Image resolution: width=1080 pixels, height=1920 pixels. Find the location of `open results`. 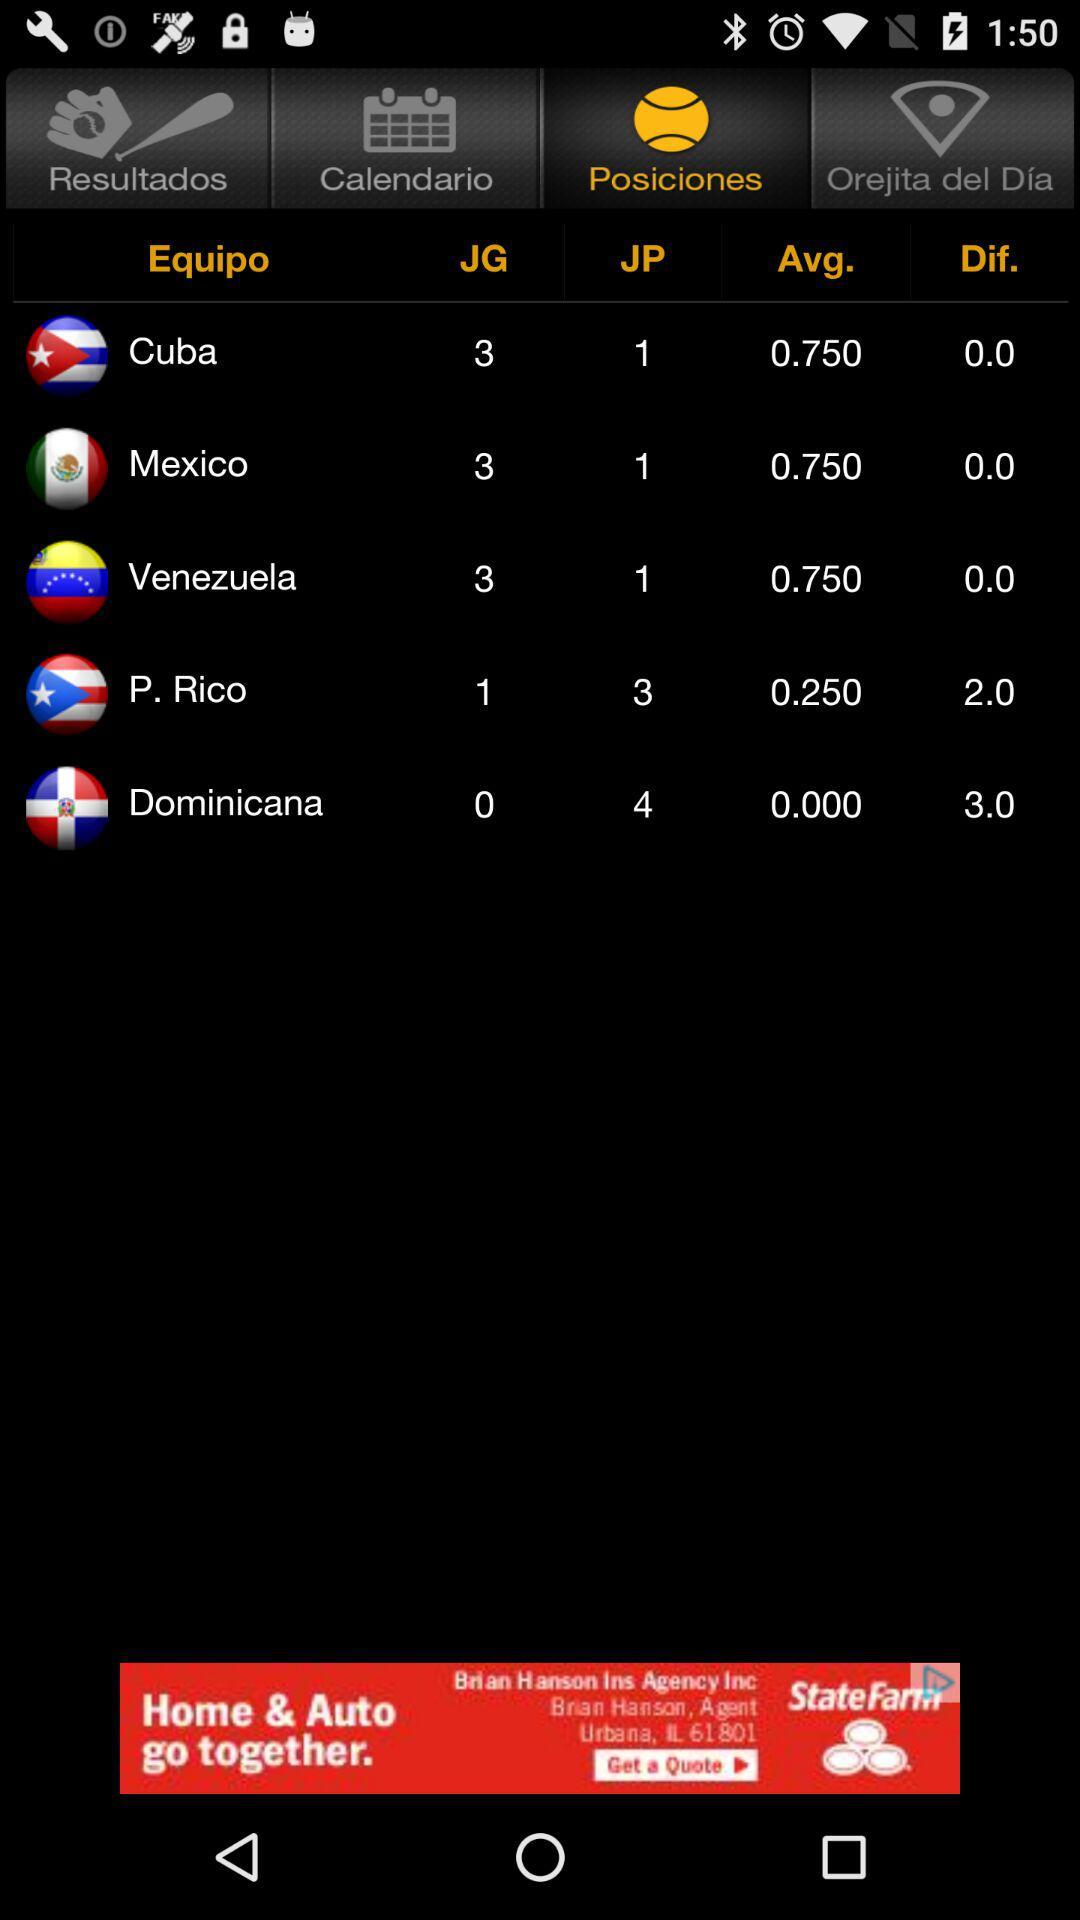

open results is located at coordinates (135, 137).